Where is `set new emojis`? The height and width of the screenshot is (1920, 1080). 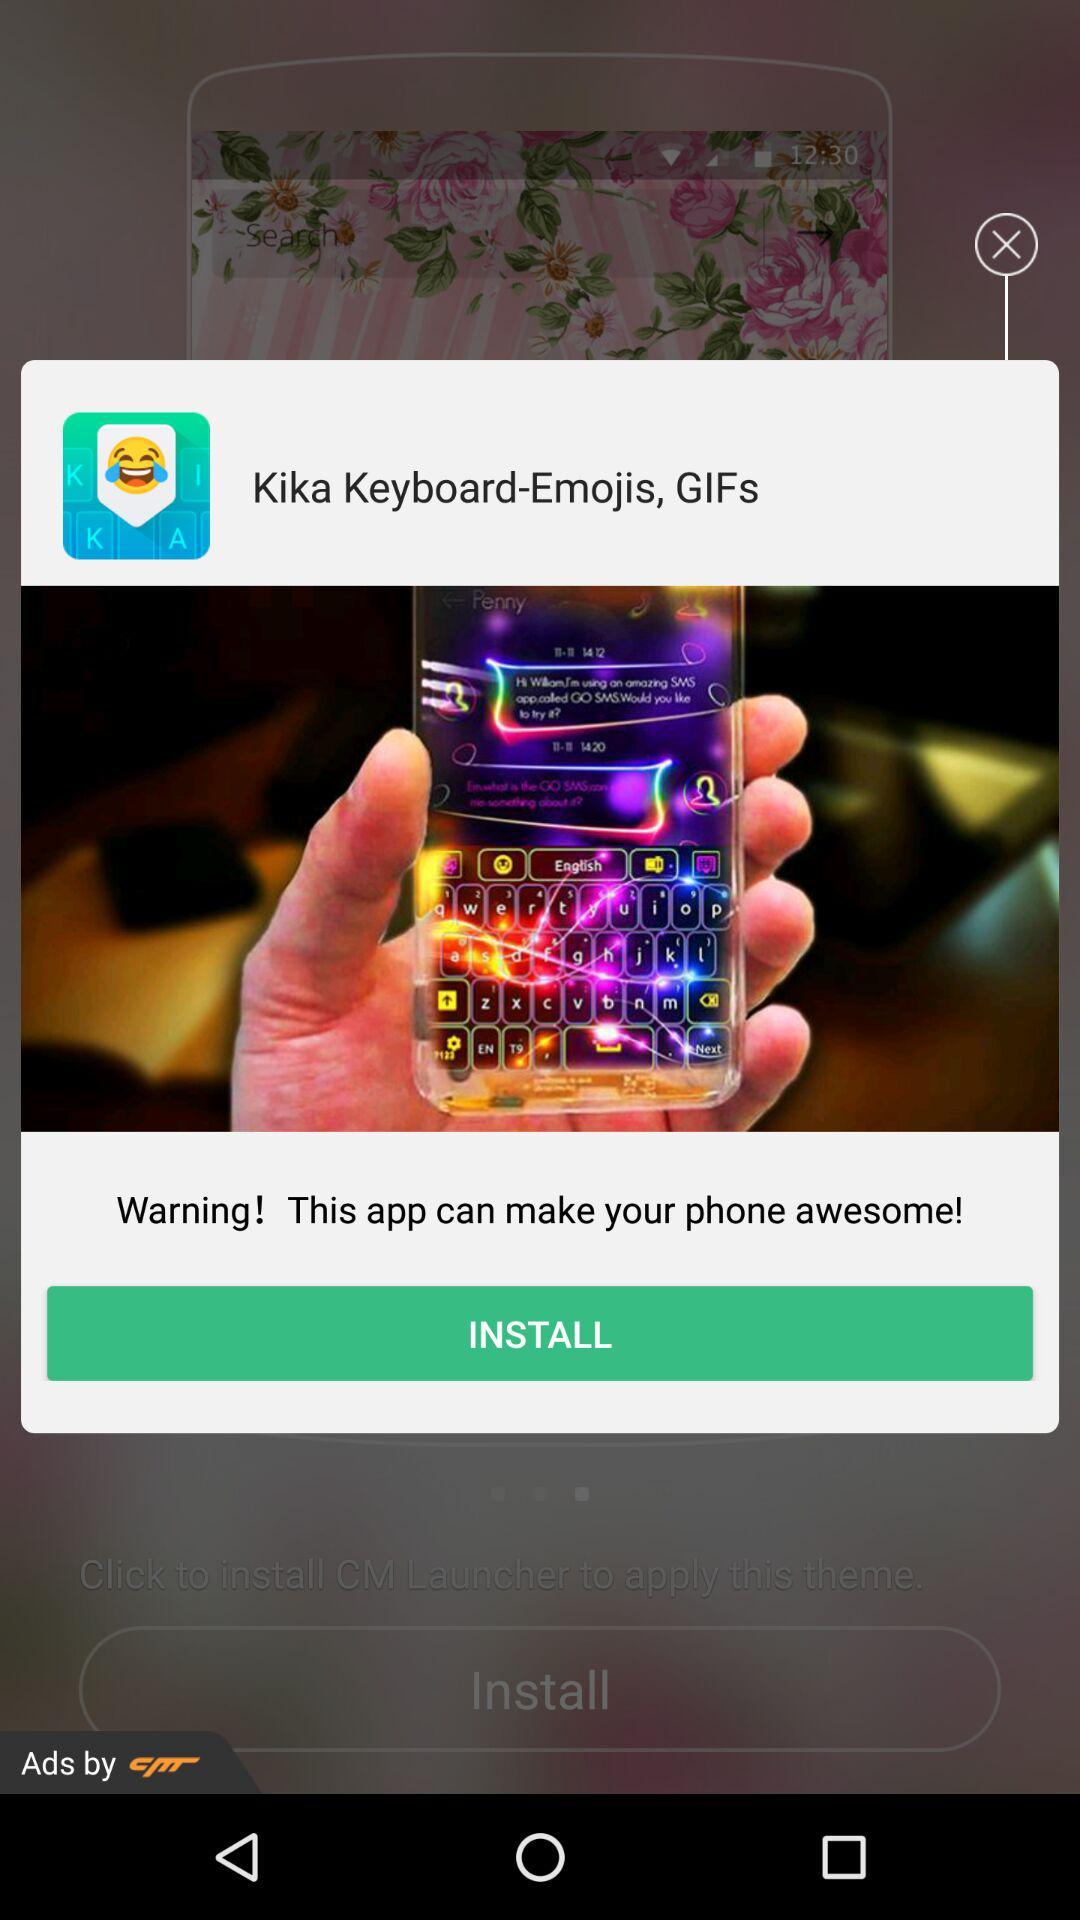 set new emojis is located at coordinates (540, 858).